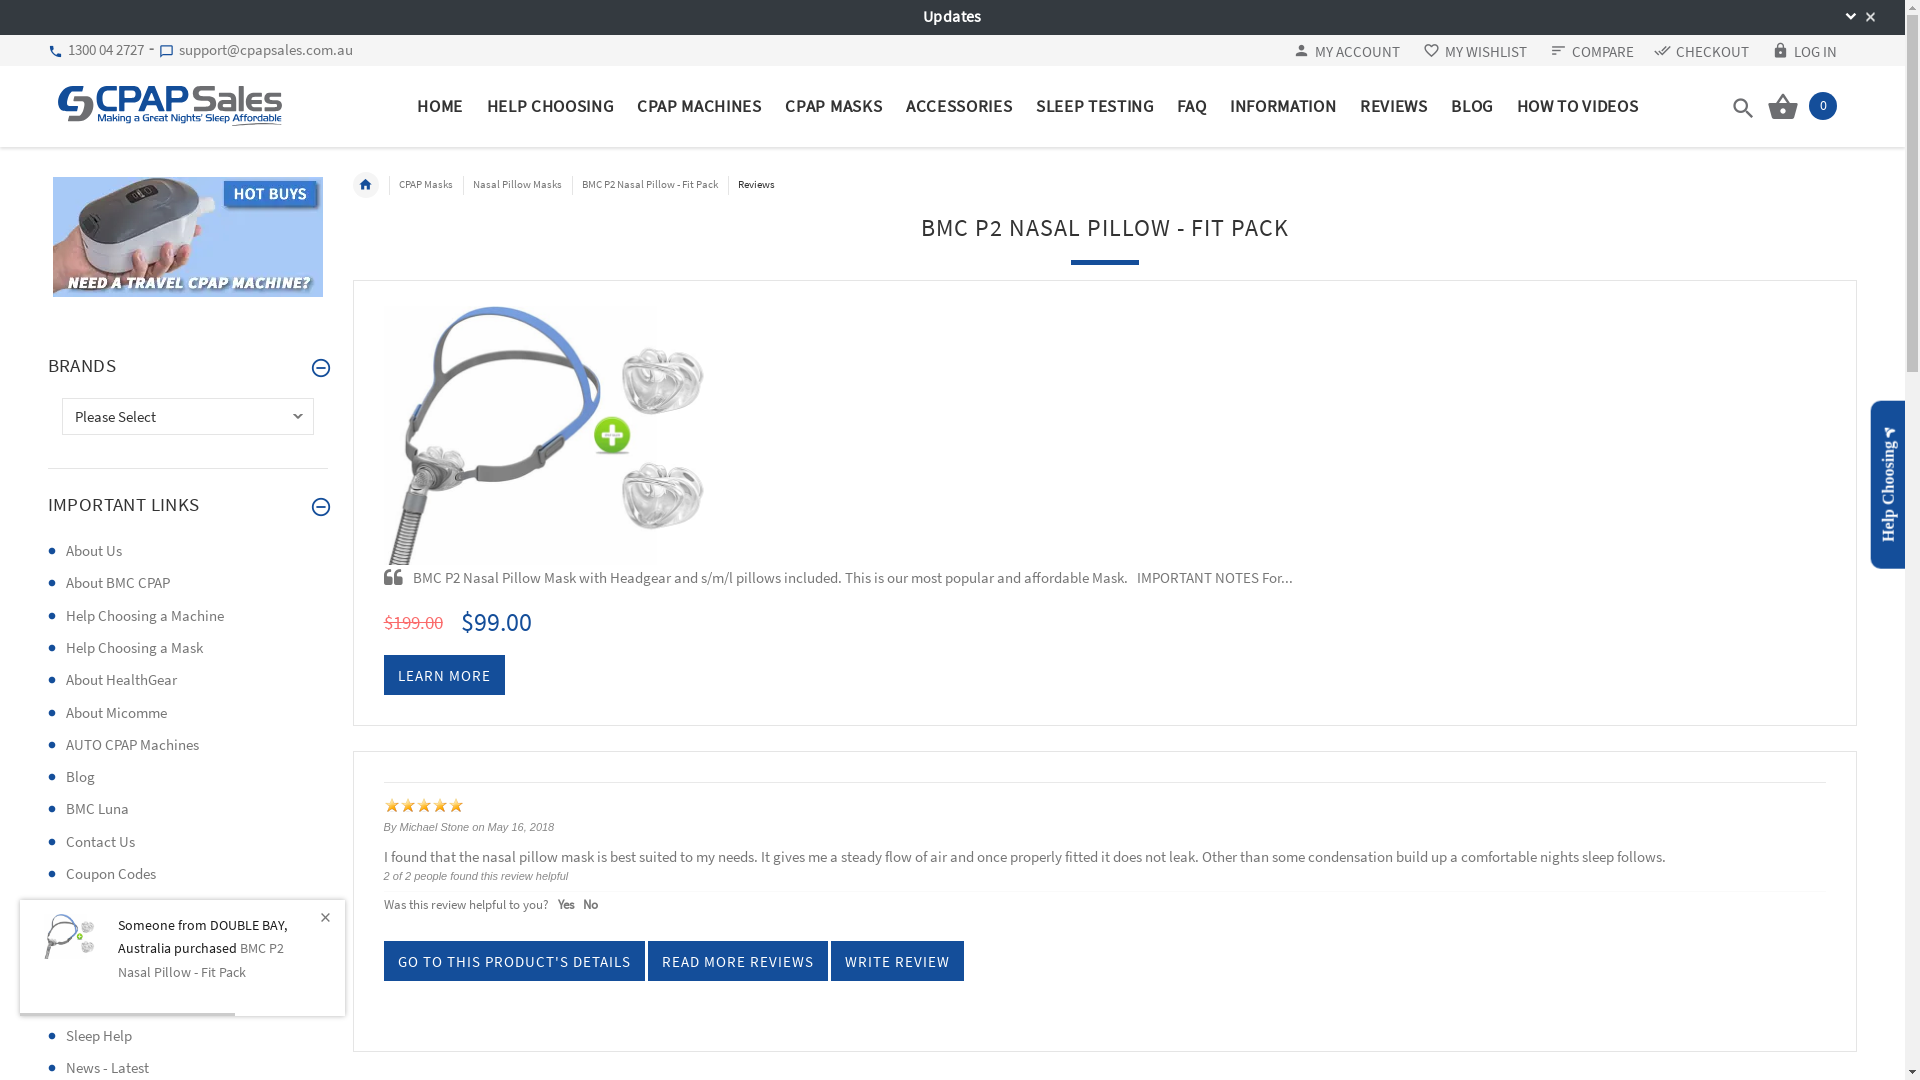 The width and height of the screenshot is (1920, 1080). I want to click on 'AUTO CPAP Machines', so click(131, 744).